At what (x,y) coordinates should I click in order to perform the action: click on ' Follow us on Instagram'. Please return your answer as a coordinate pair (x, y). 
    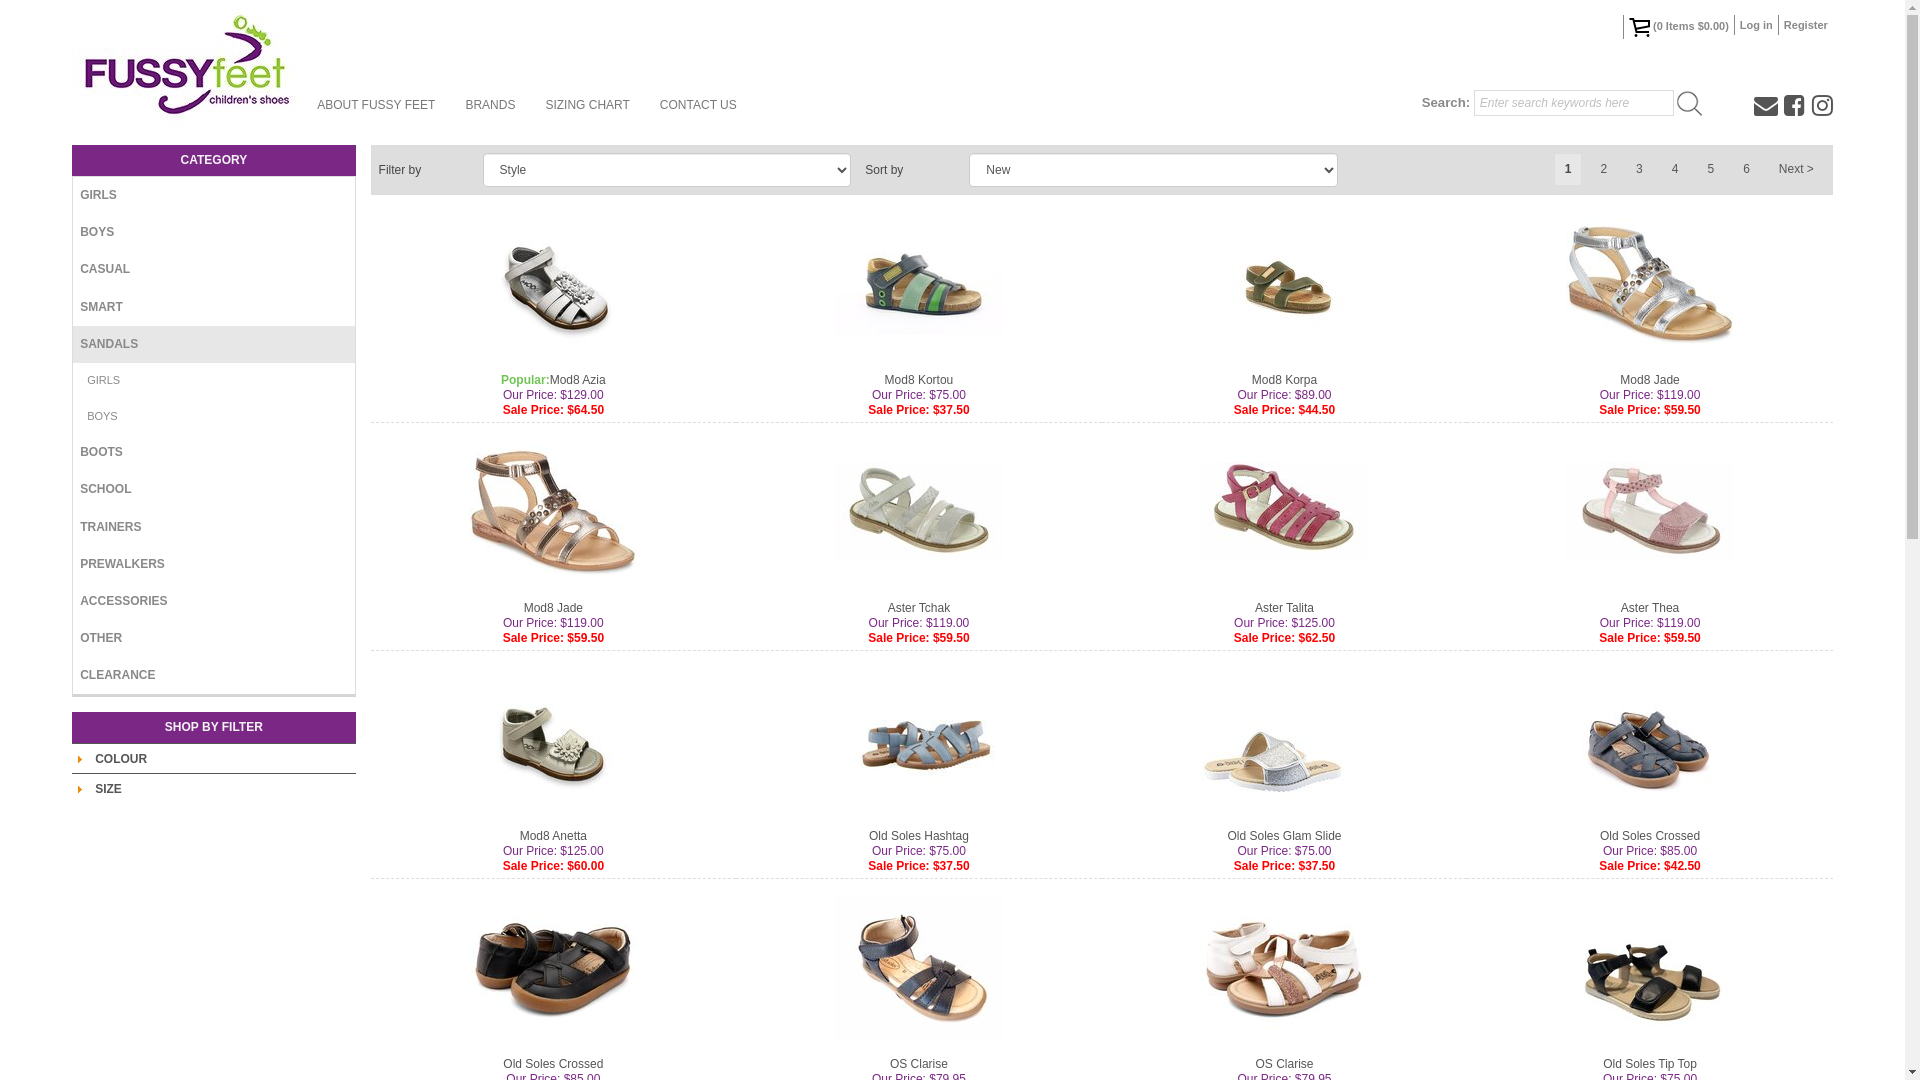
    Looking at the image, I should click on (1811, 104).